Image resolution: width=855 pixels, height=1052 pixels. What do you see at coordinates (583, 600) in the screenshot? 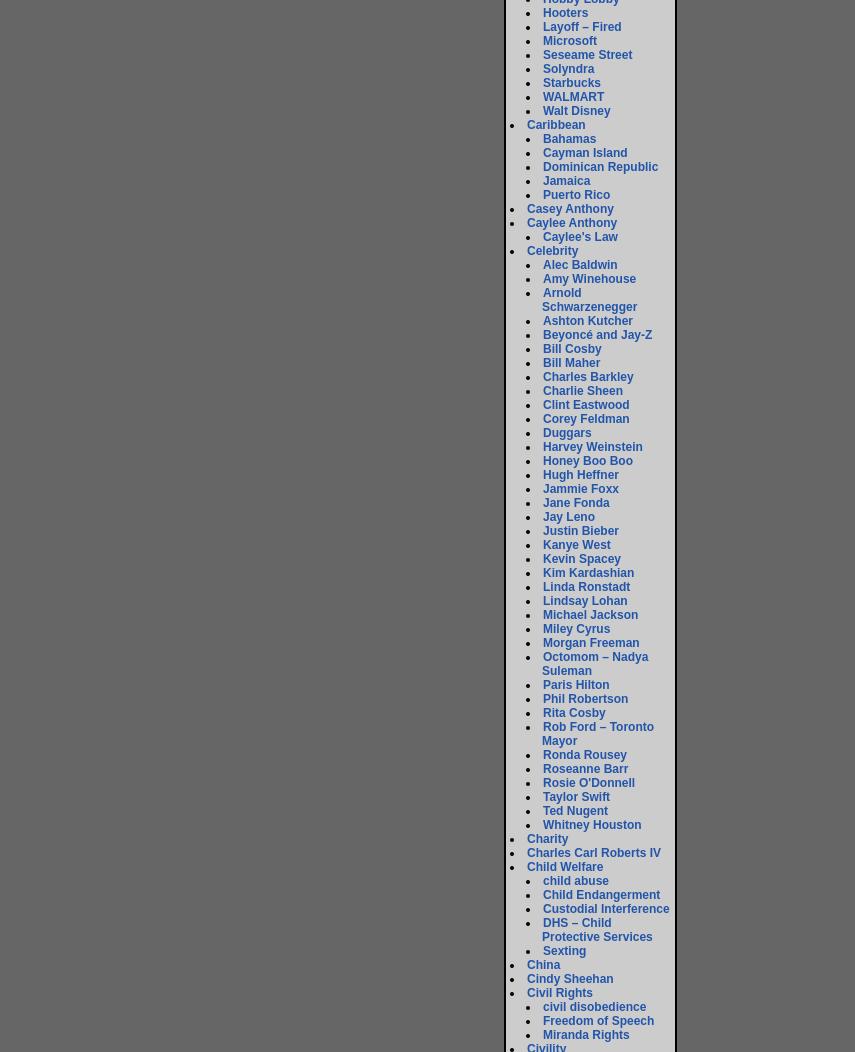
I see `'Lindsay Lohan'` at bounding box center [583, 600].